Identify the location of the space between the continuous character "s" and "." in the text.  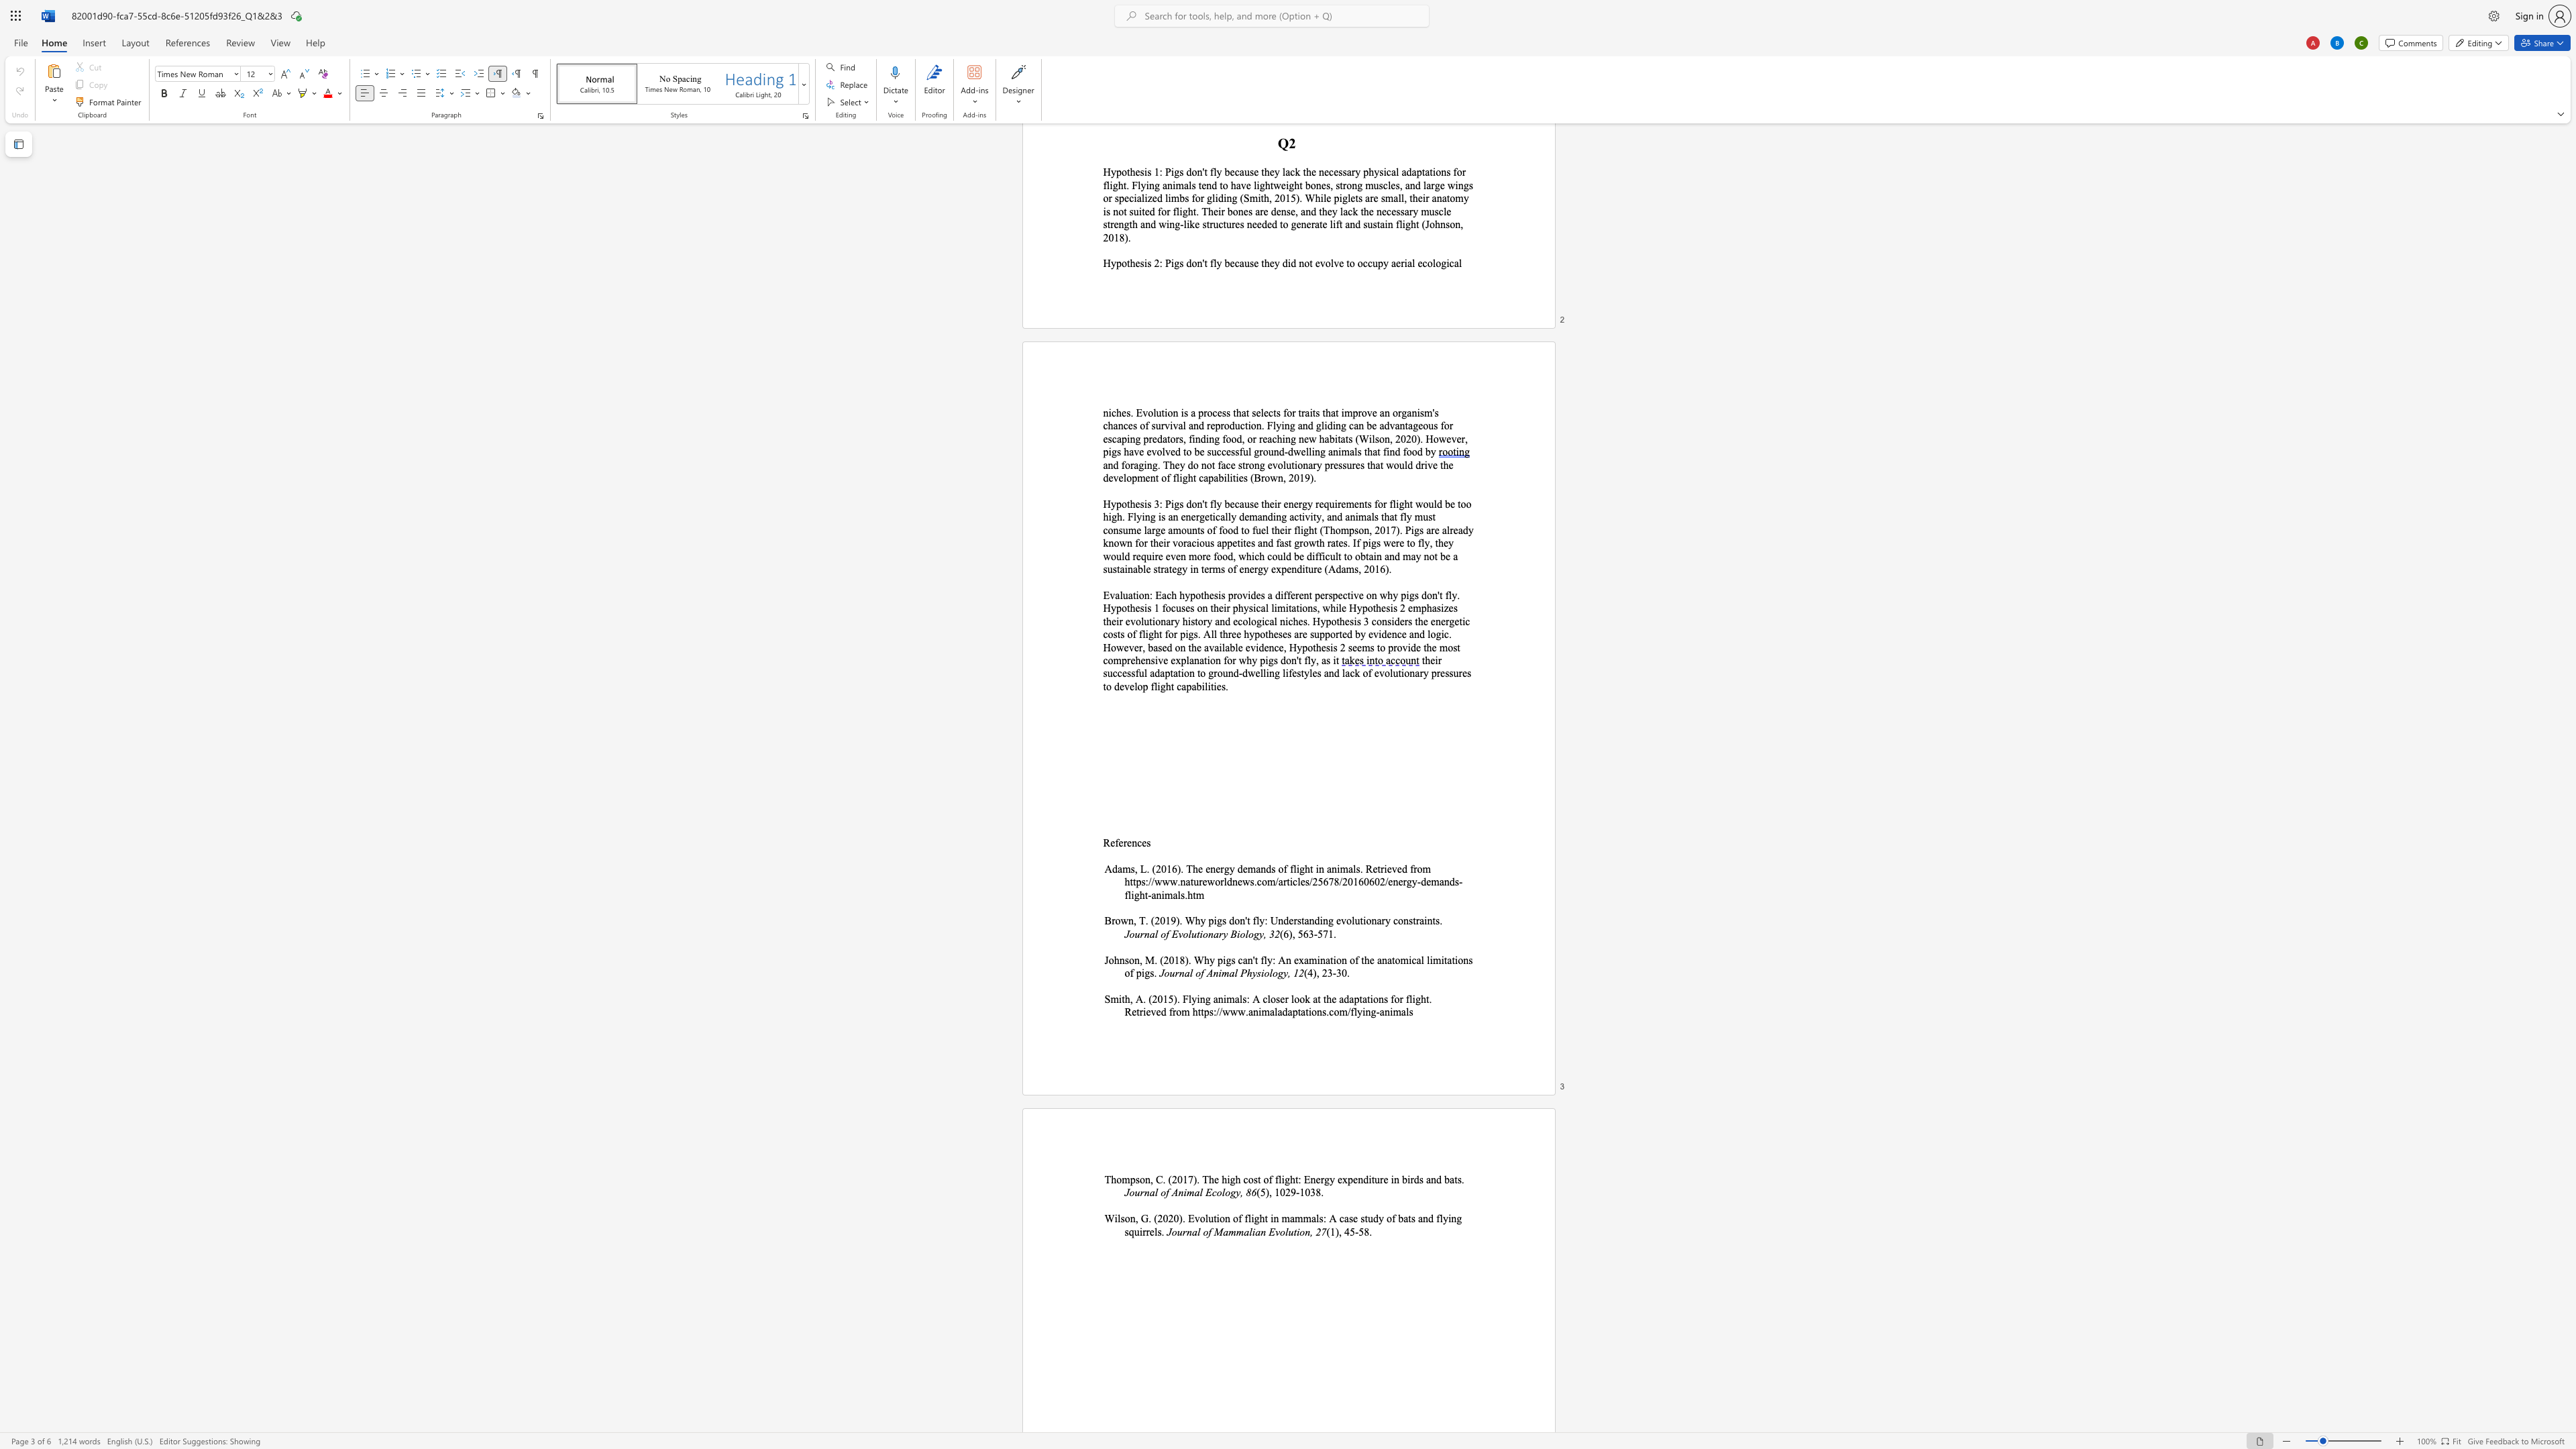
(1326, 1010).